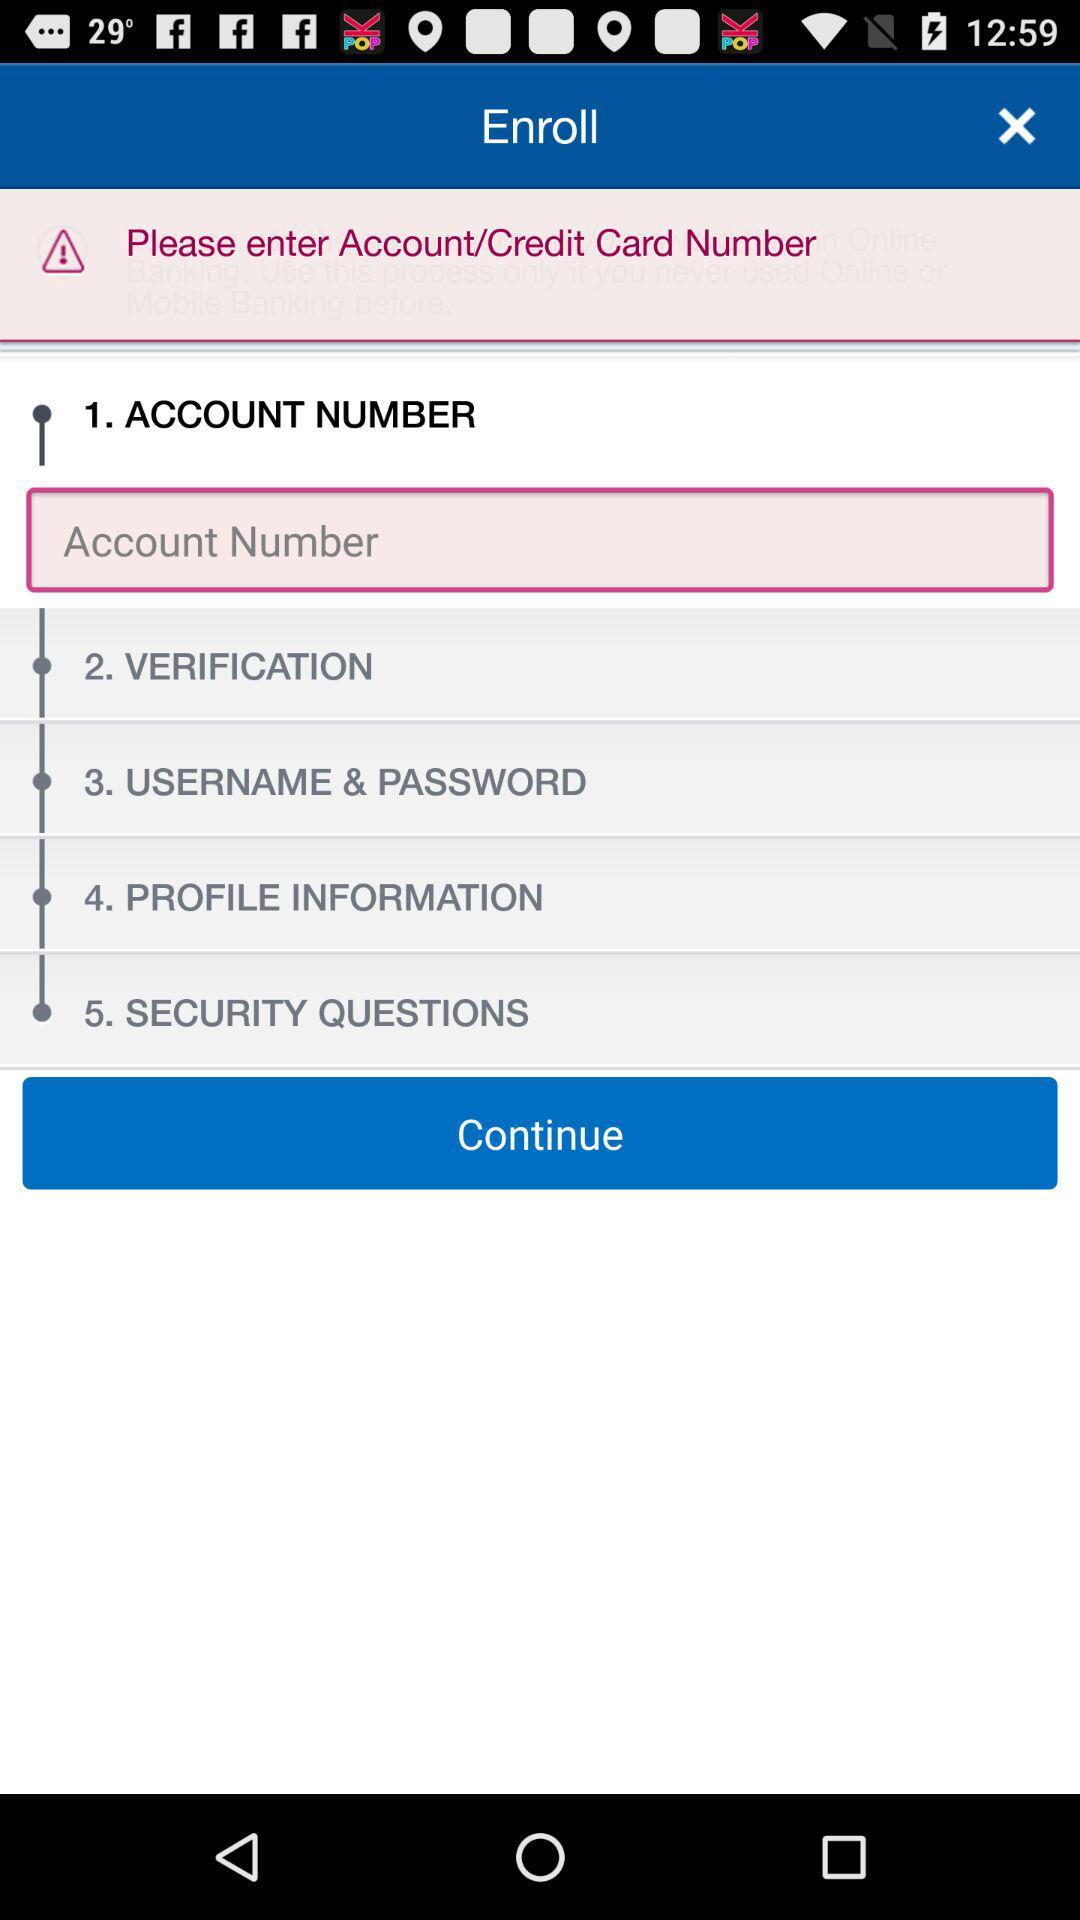 Image resolution: width=1080 pixels, height=1920 pixels. Describe the element at coordinates (540, 124) in the screenshot. I see `enroll` at that location.